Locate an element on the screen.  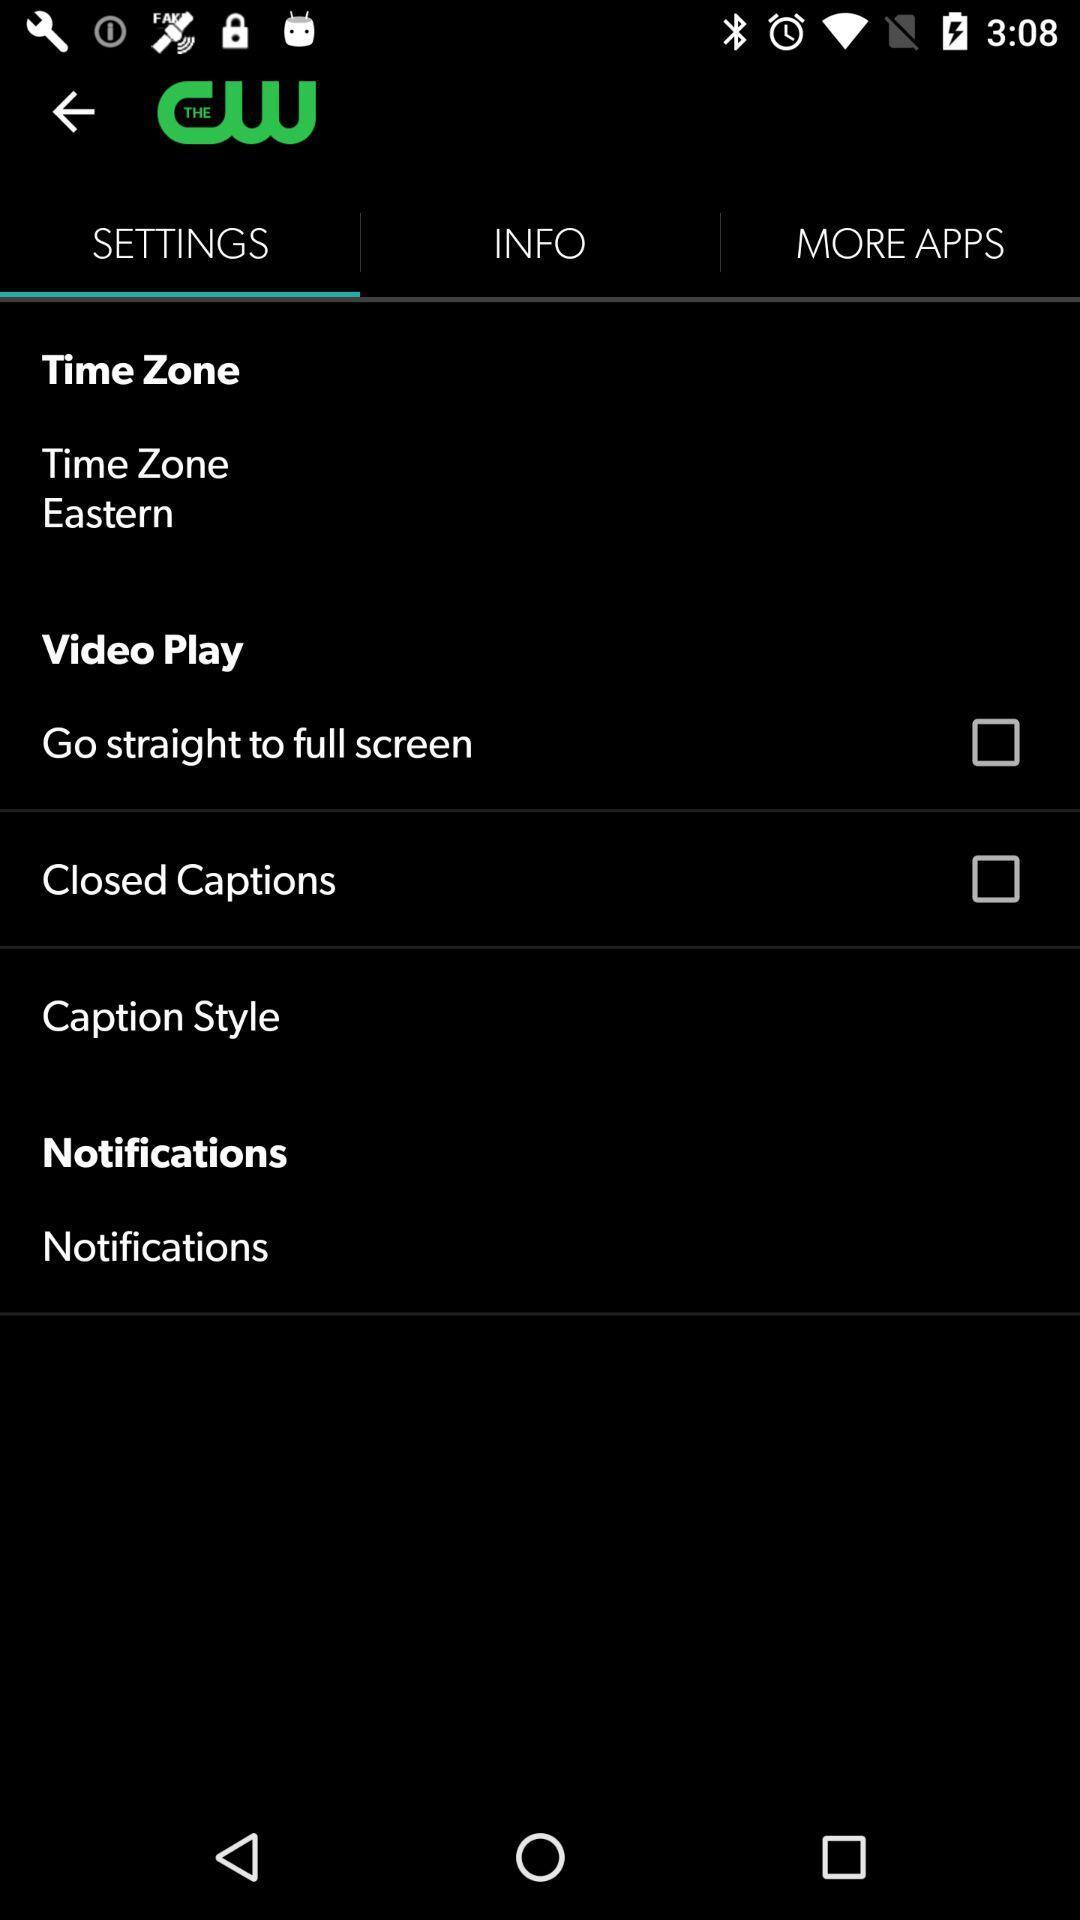
icon above closed captions is located at coordinates (256, 741).